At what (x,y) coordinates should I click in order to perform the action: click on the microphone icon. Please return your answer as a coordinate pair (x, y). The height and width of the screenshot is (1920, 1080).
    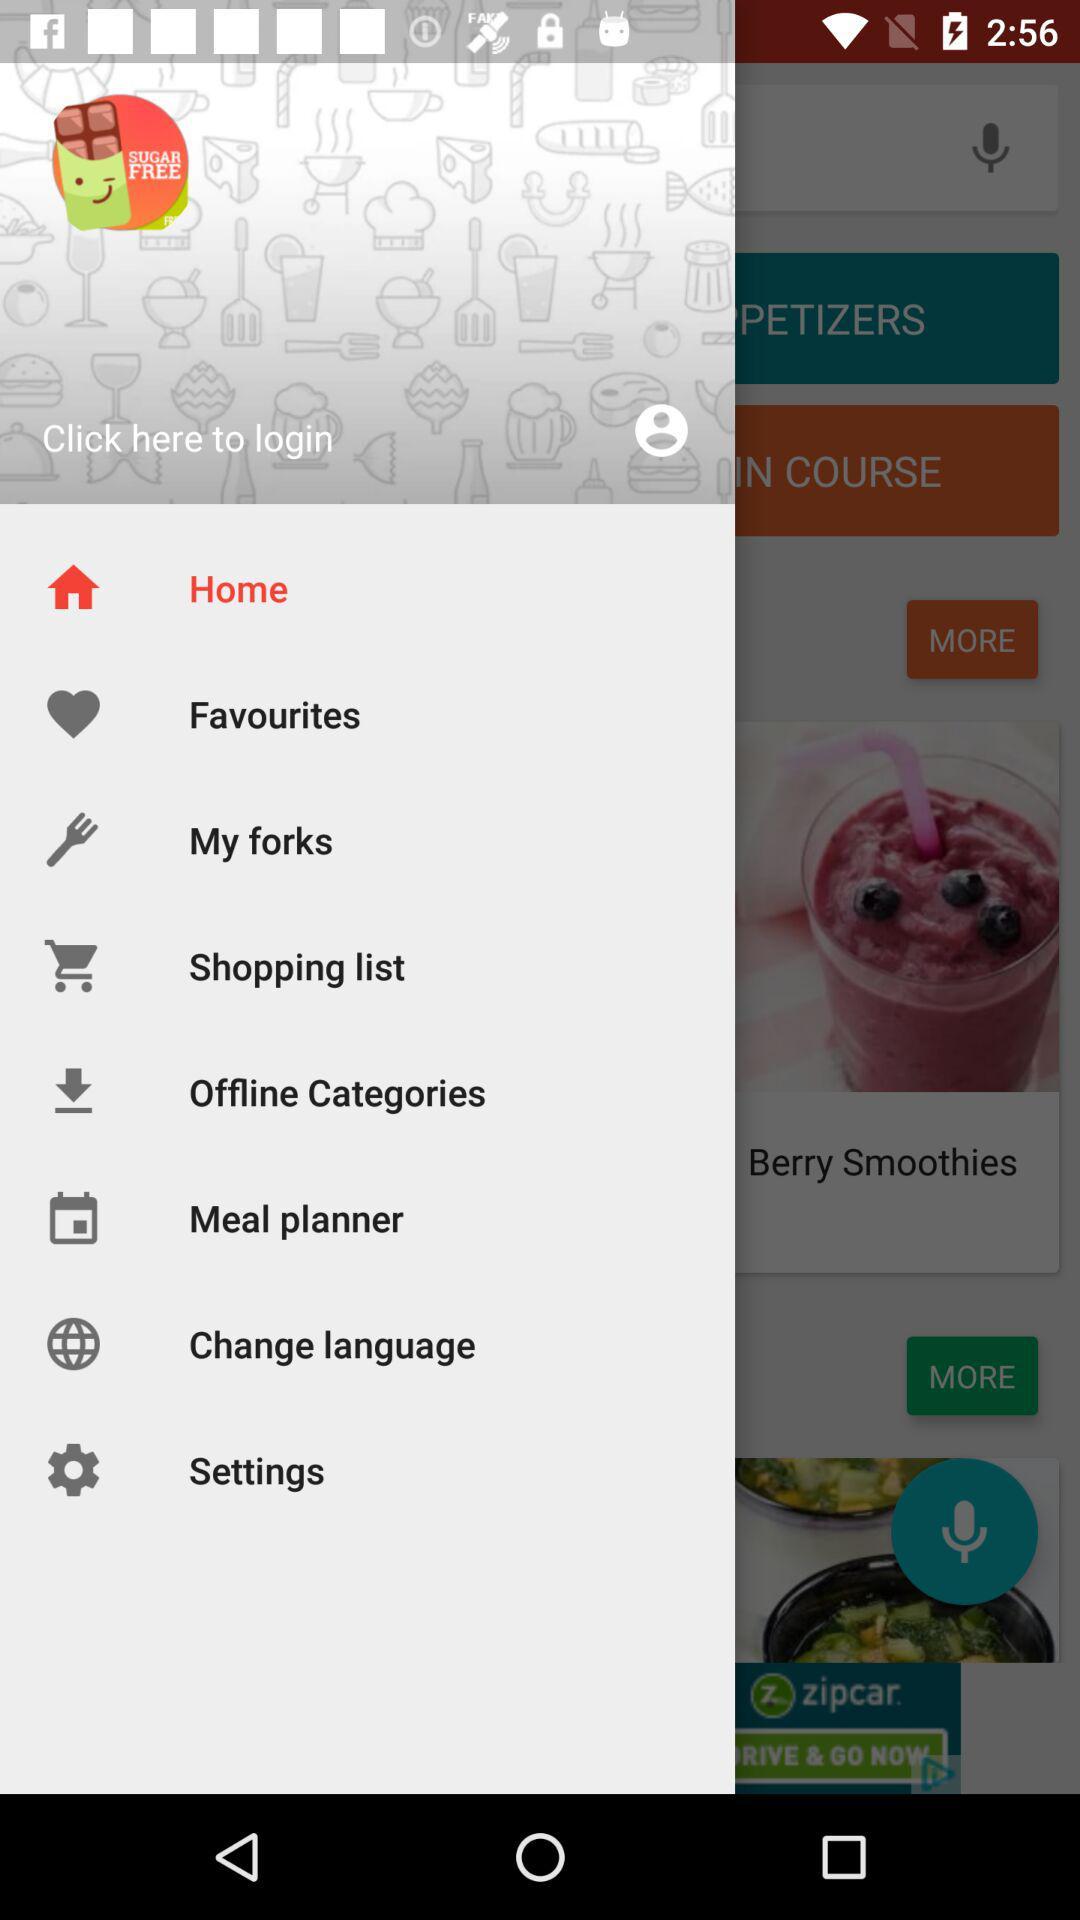
    Looking at the image, I should click on (990, 146).